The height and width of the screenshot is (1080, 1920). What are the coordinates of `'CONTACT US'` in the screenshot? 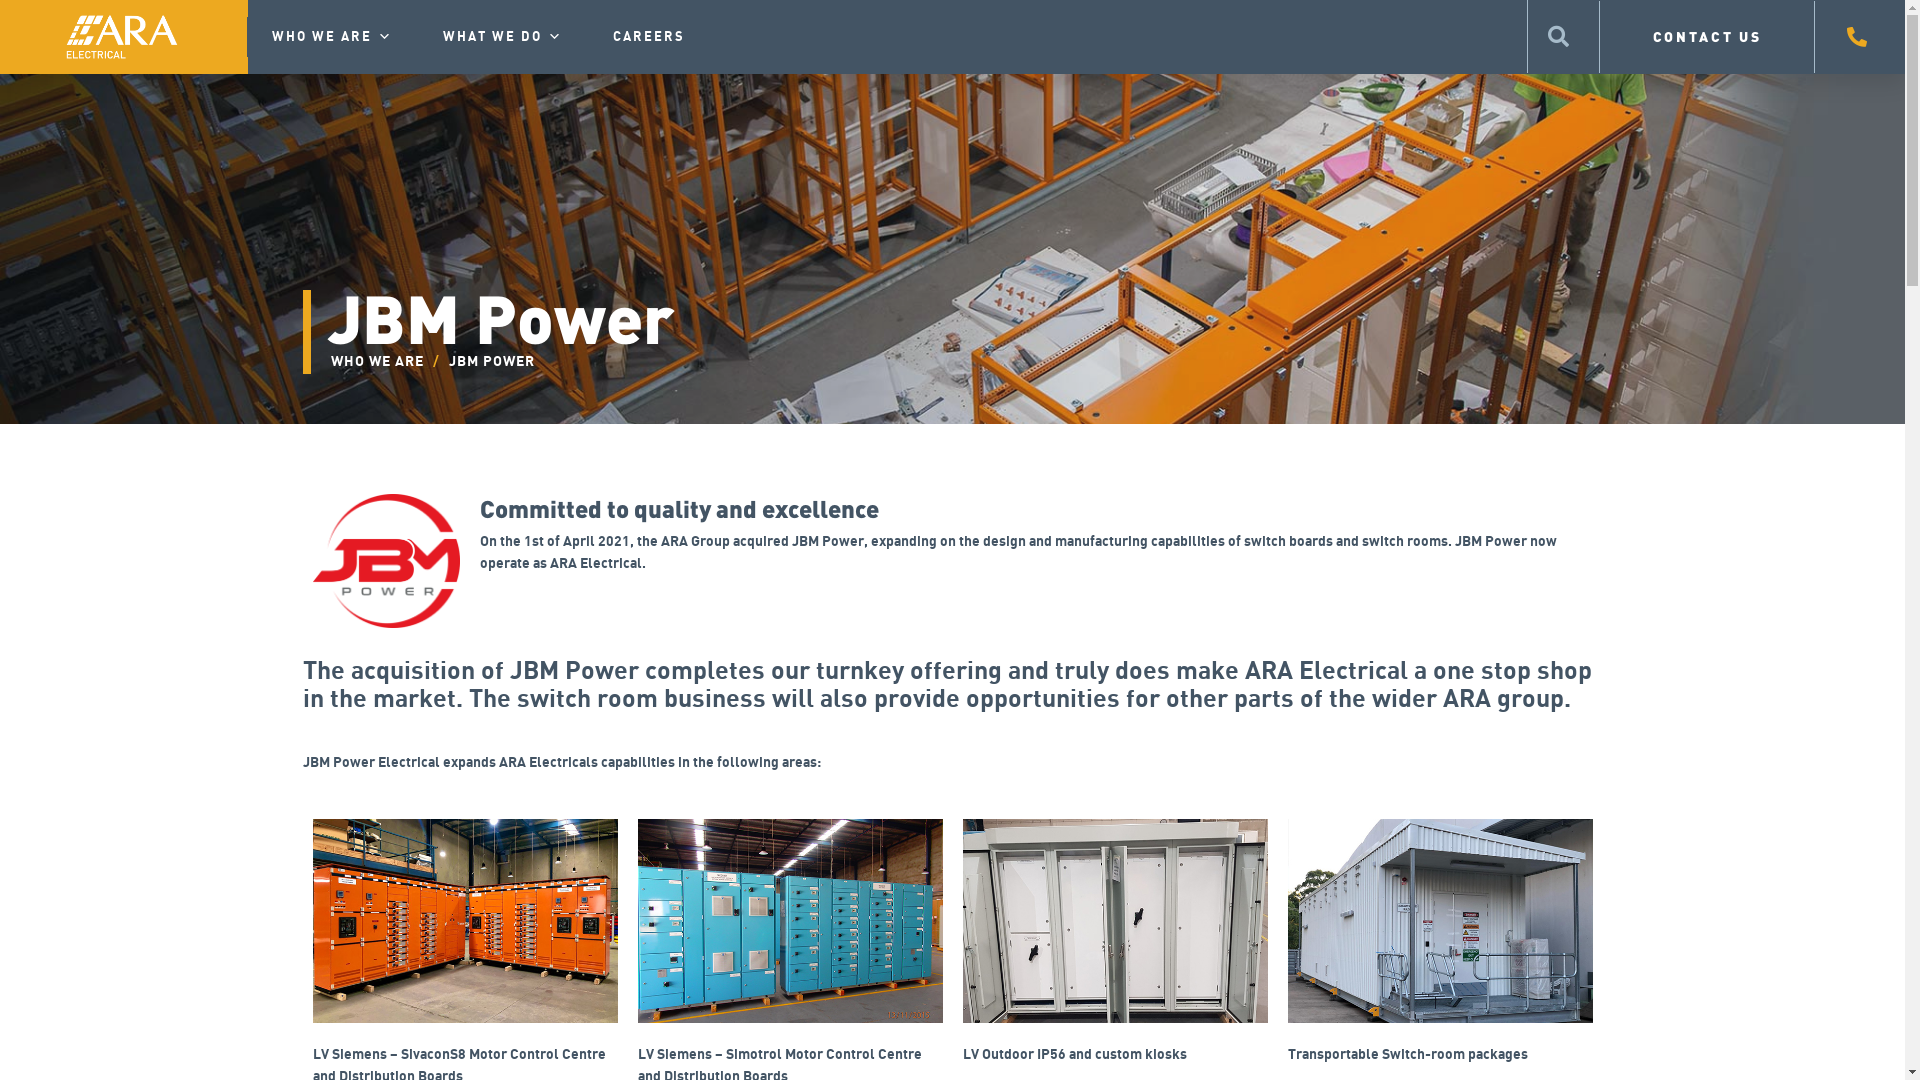 It's located at (1706, 36).